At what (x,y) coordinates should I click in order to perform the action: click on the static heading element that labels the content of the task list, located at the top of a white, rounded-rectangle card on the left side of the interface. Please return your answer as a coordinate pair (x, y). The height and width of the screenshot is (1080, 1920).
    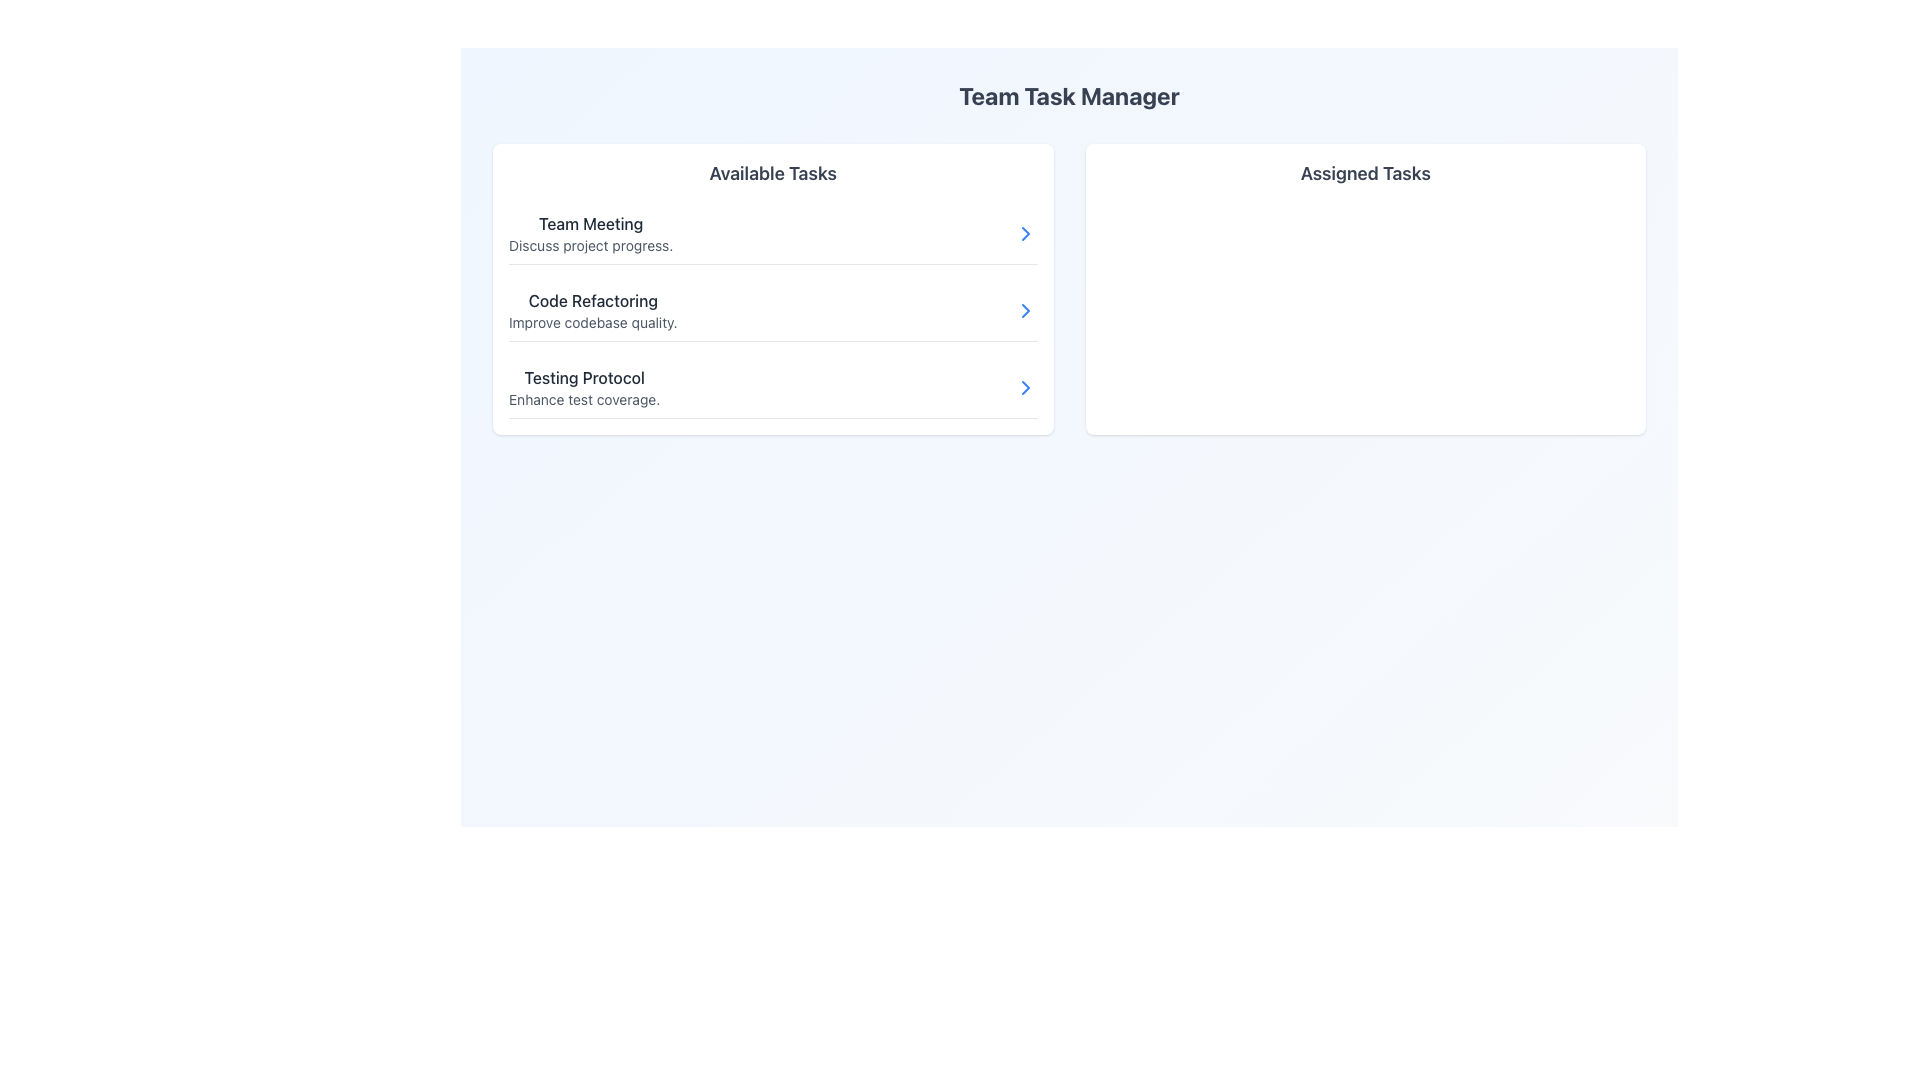
    Looking at the image, I should click on (772, 172).